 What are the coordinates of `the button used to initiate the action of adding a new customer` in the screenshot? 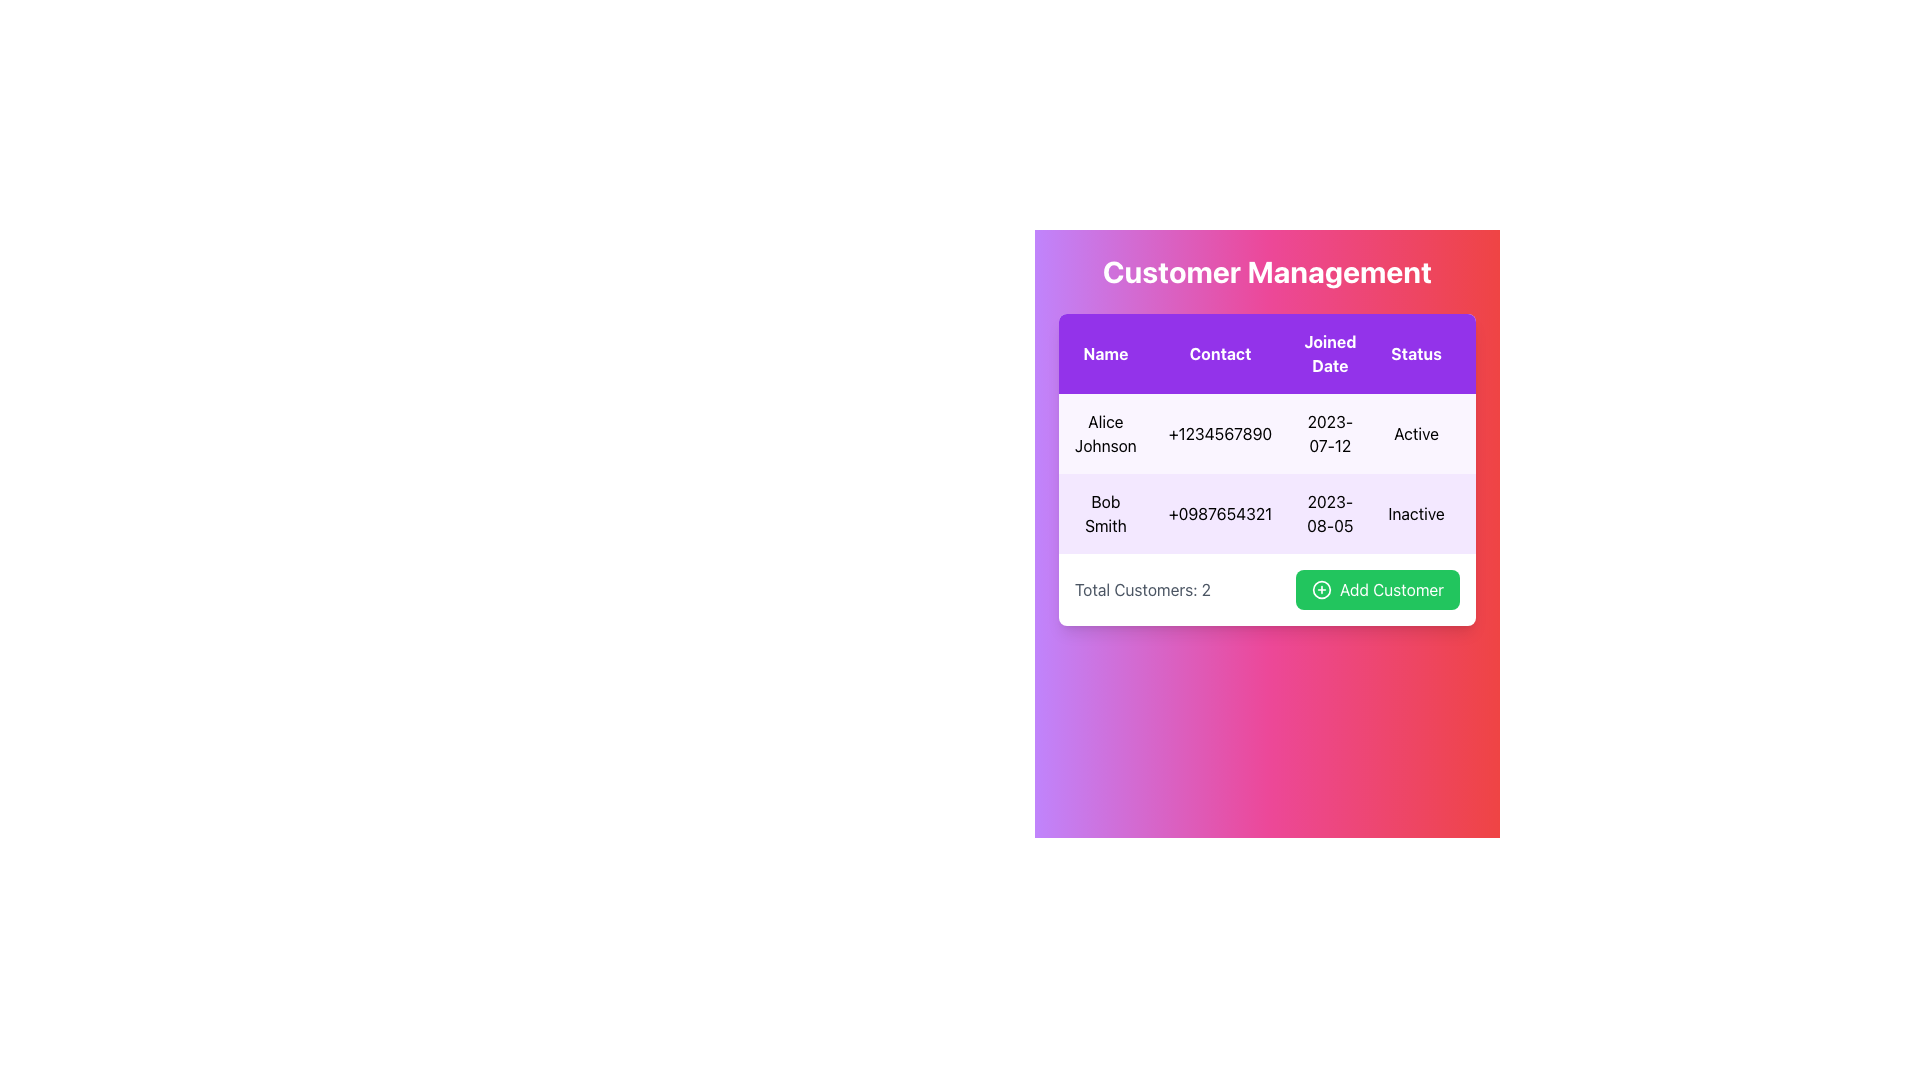 It's located at (1376, 589).